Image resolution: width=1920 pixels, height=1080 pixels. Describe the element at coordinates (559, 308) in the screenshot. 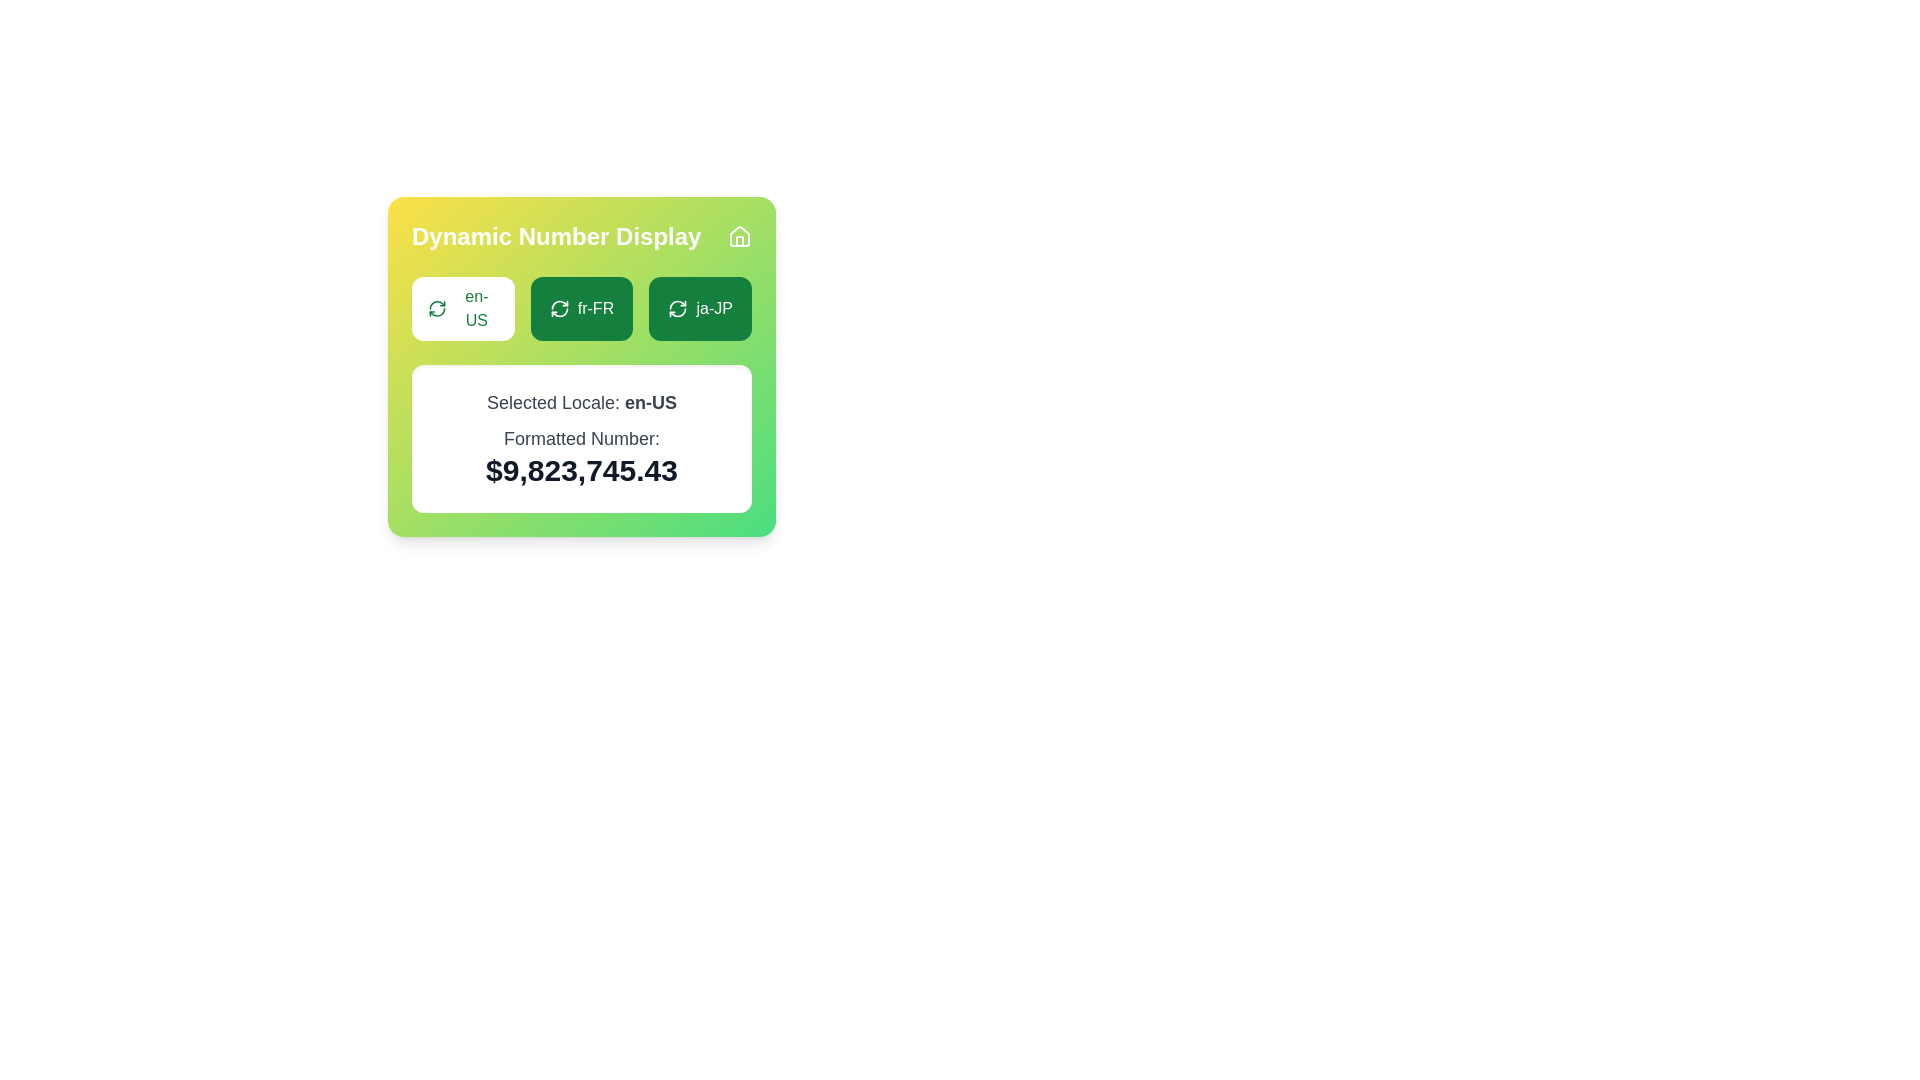

I see `the refresh icon within the 'fr-FR' button, which is the second button in a row of three buttons at the top of the 'Dynamic Number Display' card` at that location.